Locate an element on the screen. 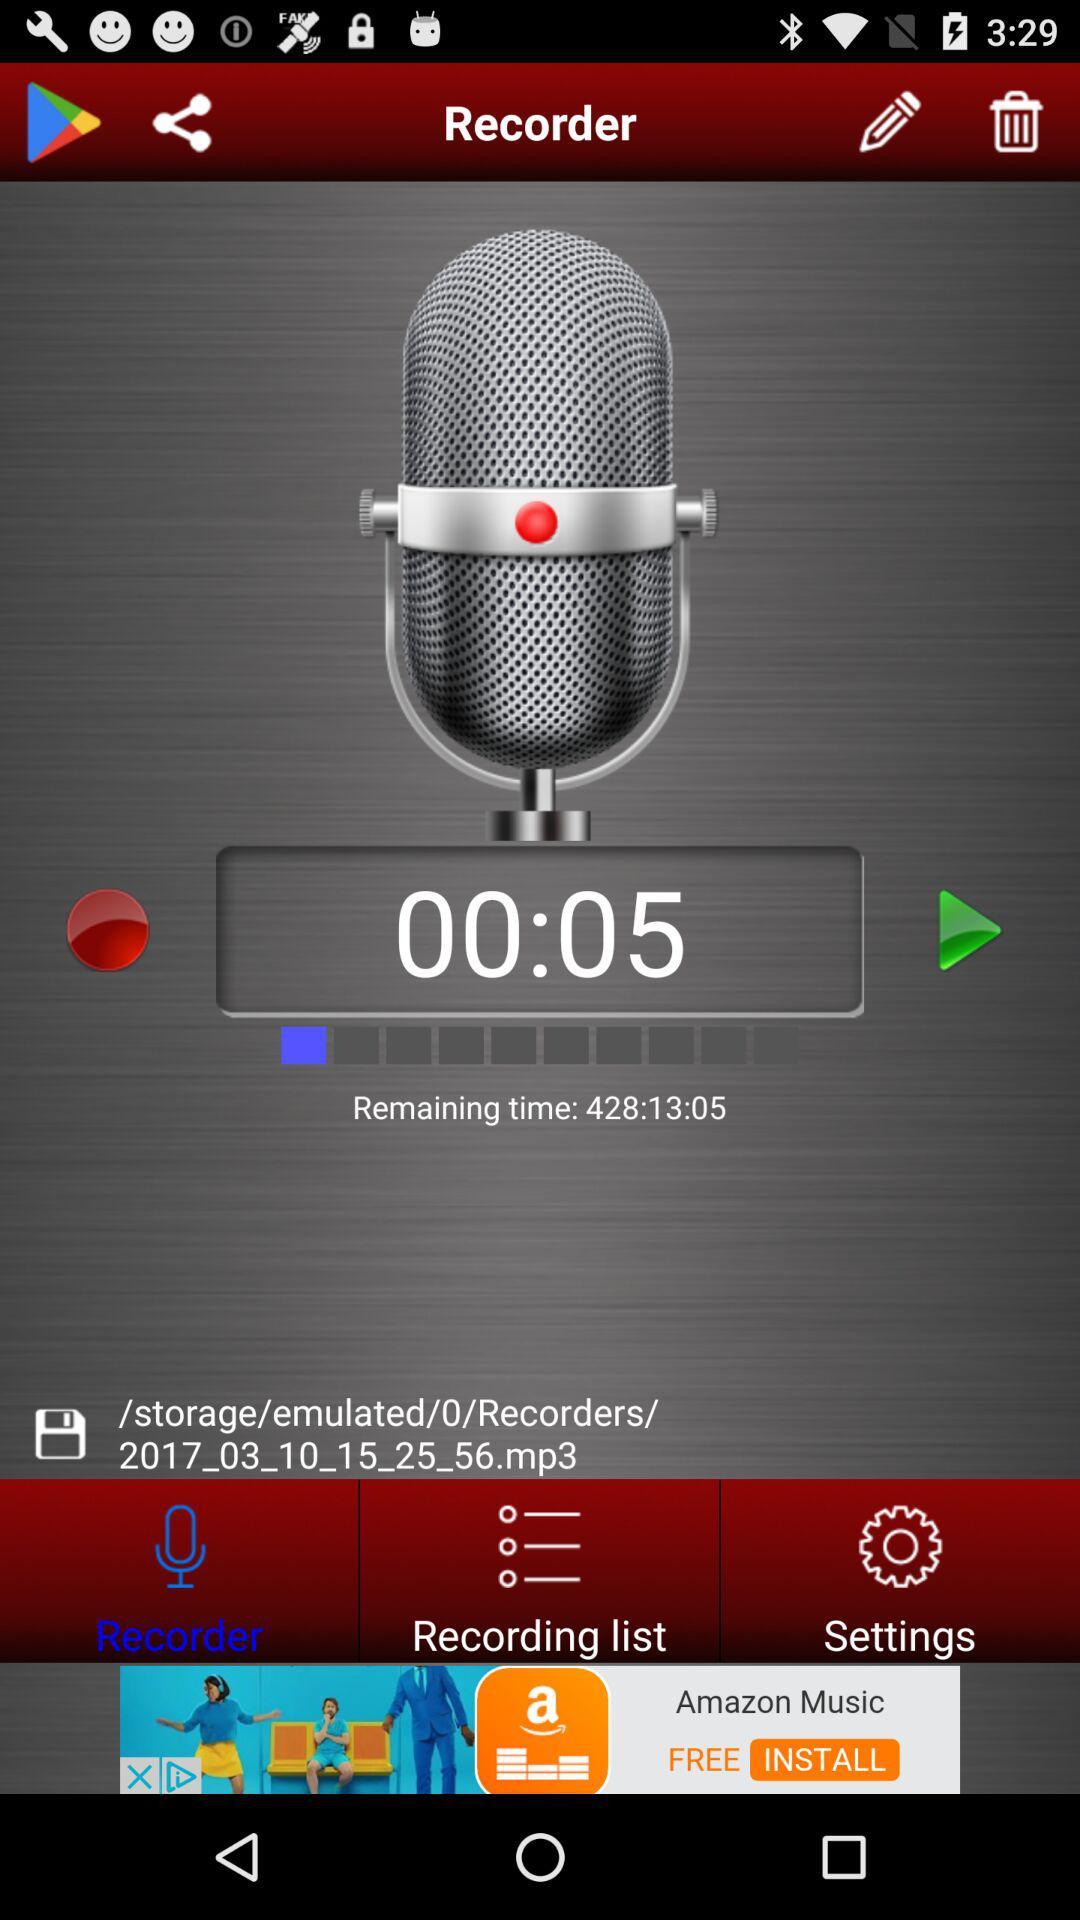  the edit icon is located at coordinates (890, 129).